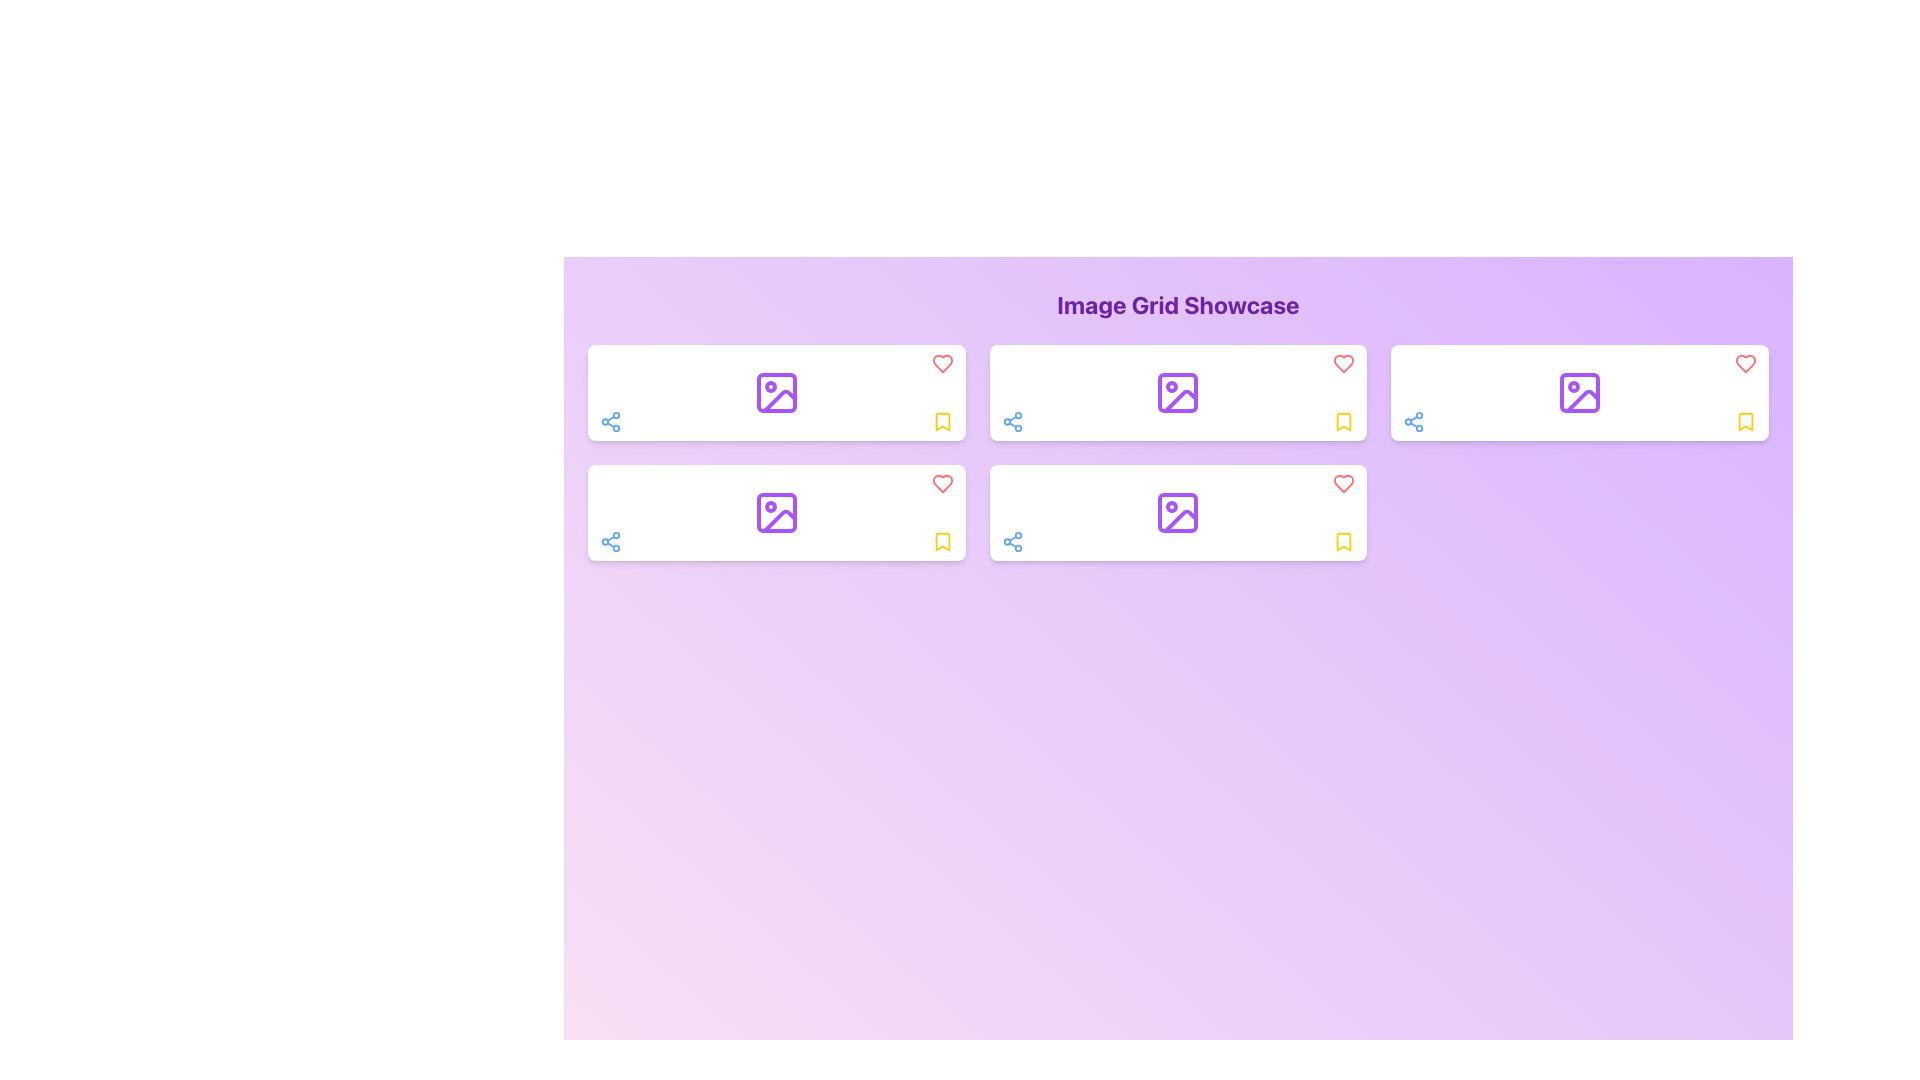 The image size is (1920, 1080). Describe the element at coordinates (775, 512) in the screenshot. I see `the purple image icon located at the center of the second card in the second row of the grid interface for further actions` at that location.